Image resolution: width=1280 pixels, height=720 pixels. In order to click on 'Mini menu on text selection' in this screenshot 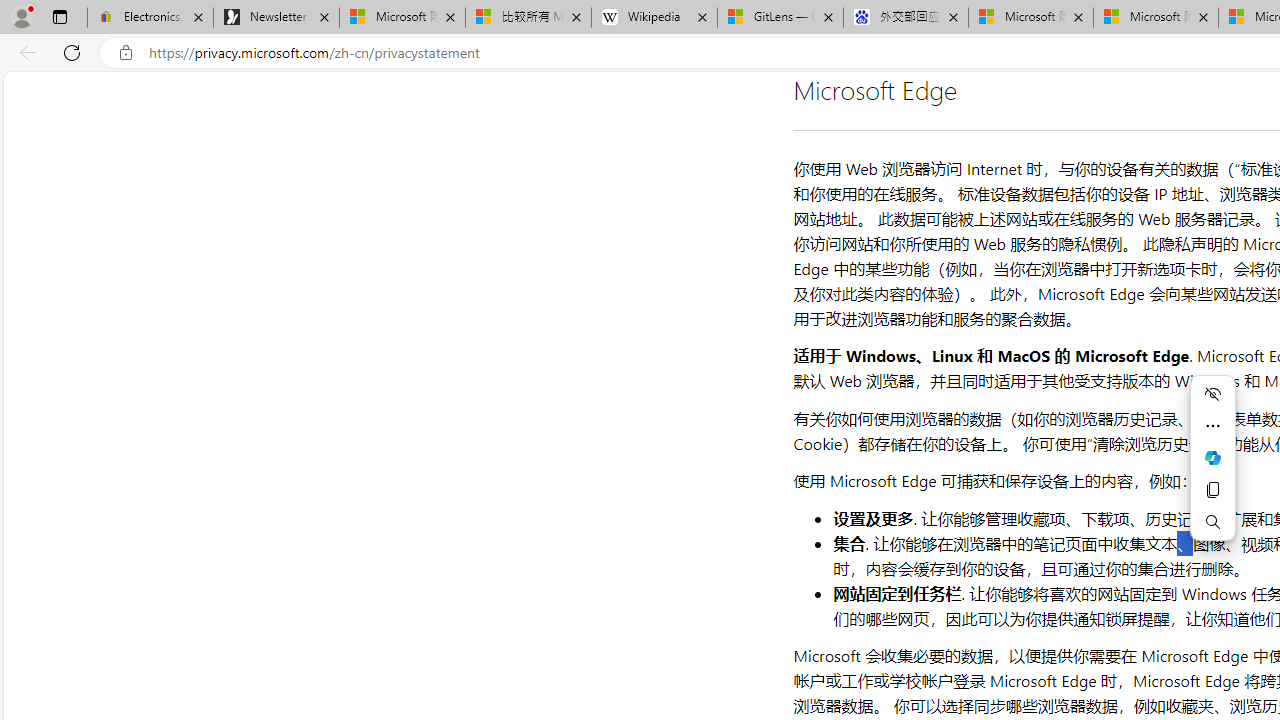, I will do `click(1211, 457)`.